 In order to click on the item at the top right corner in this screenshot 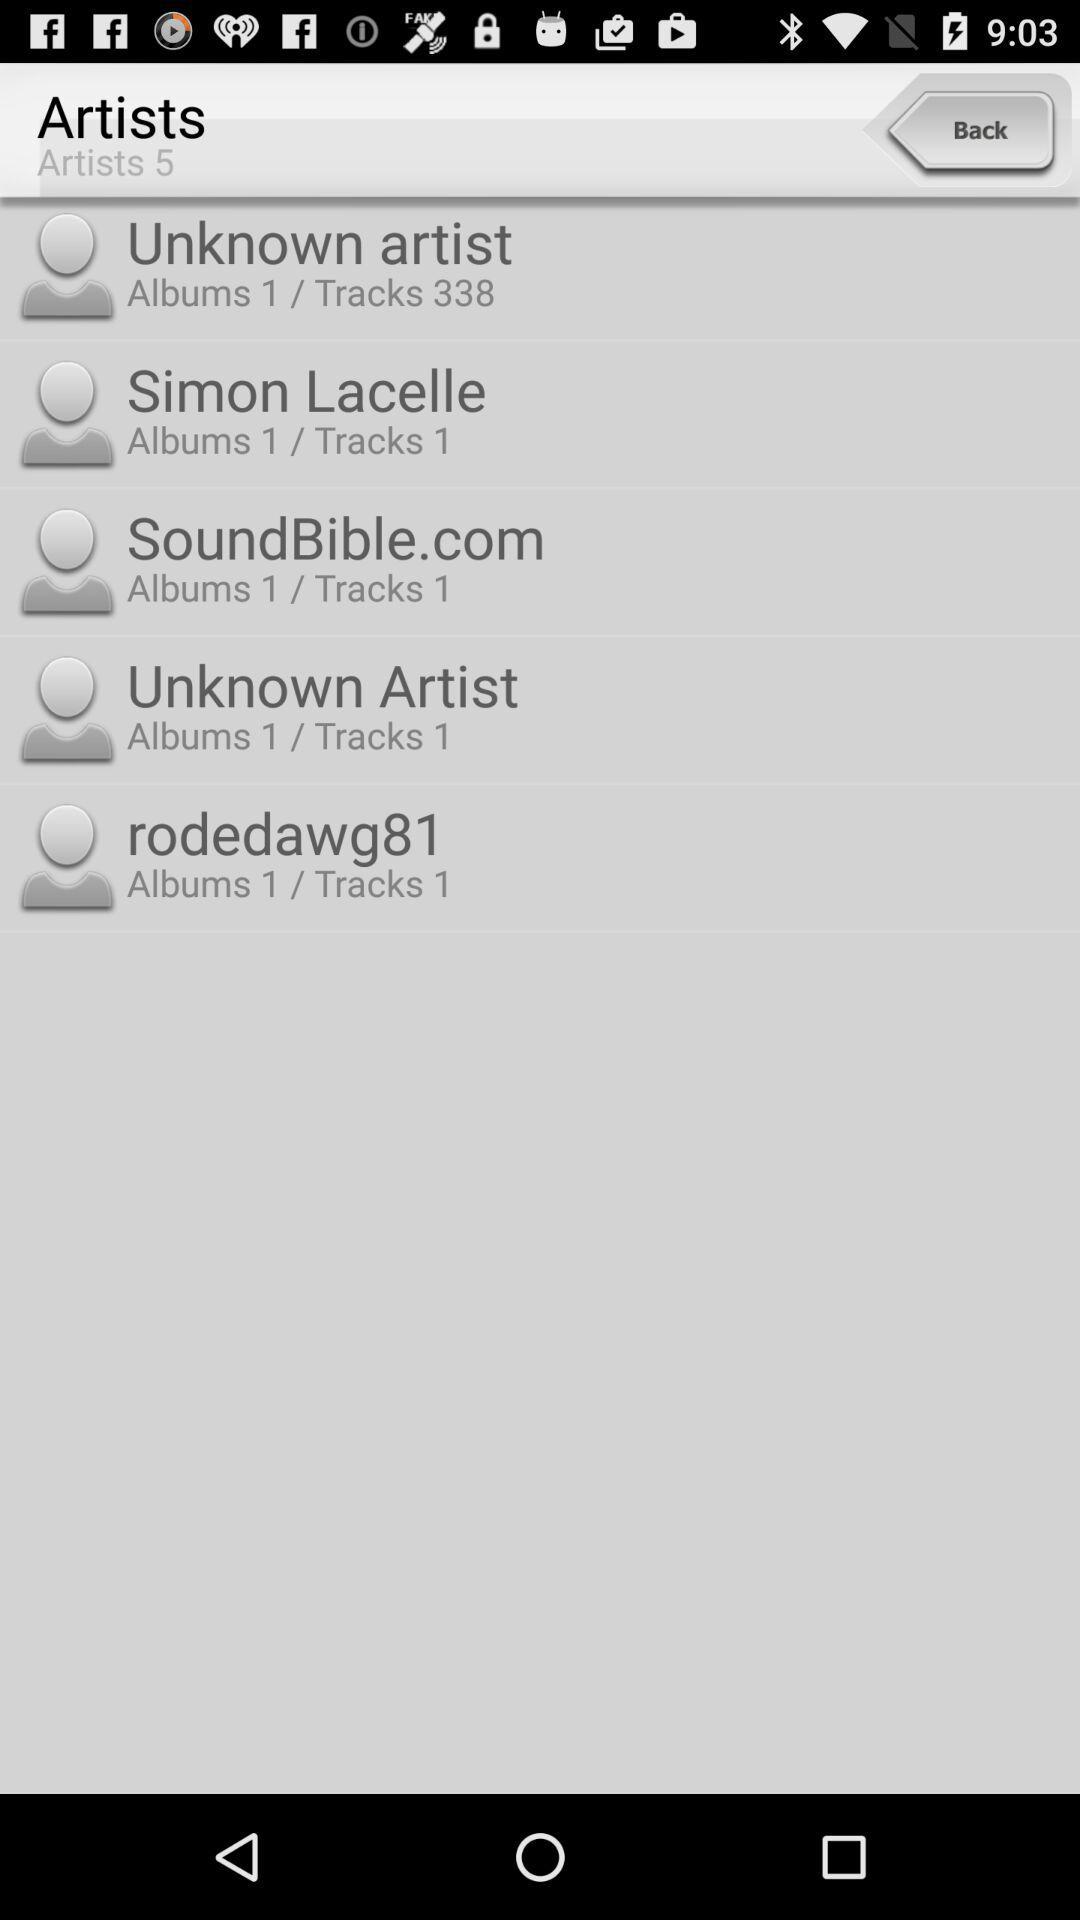, I will do `click(965, 129)`.